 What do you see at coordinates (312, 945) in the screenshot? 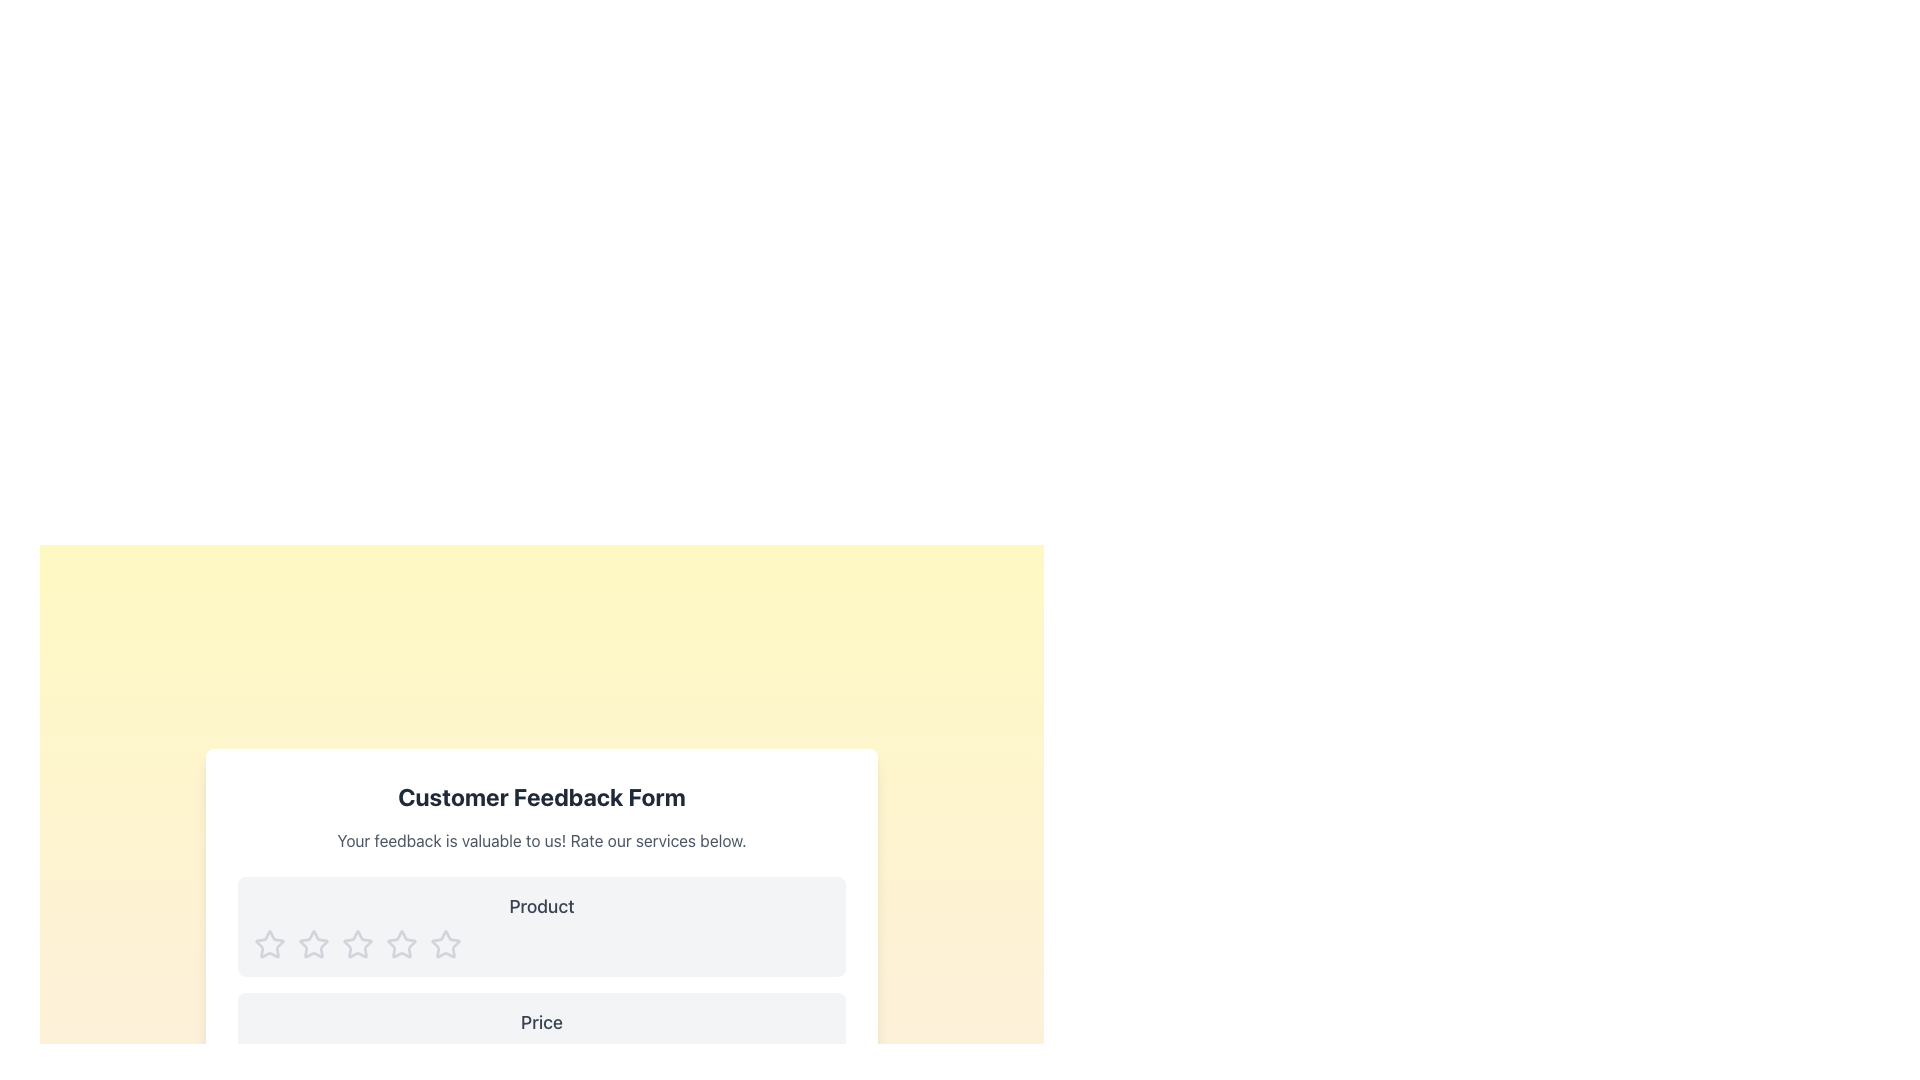
I see `the second star icon from the left in the horizontal set of five stars below the 'Product' label` at bounding box center [312, 945].